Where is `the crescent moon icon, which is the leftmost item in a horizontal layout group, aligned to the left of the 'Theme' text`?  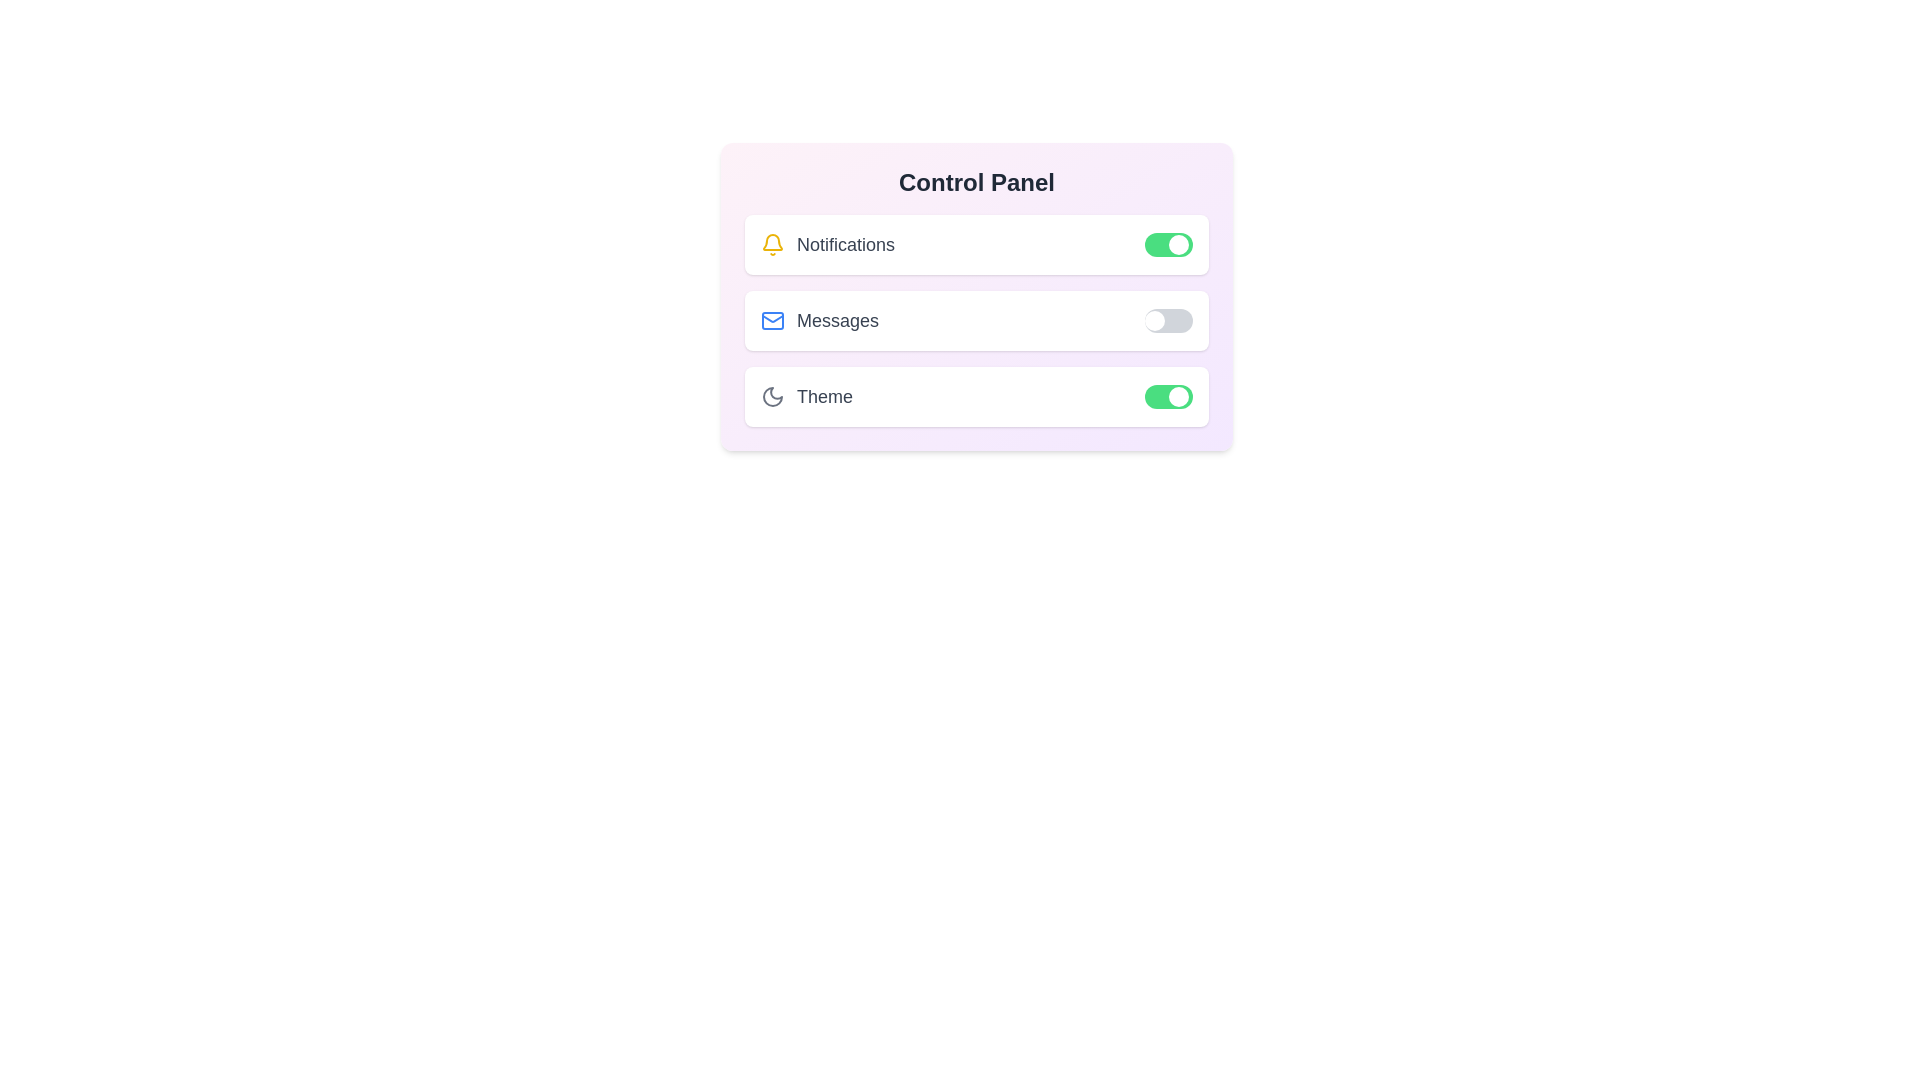
the crescent moon icon, which is the leftmost item in a horizontal layout group, aligned to the left of the 'Theme' text is located at coordinates (771, 397).